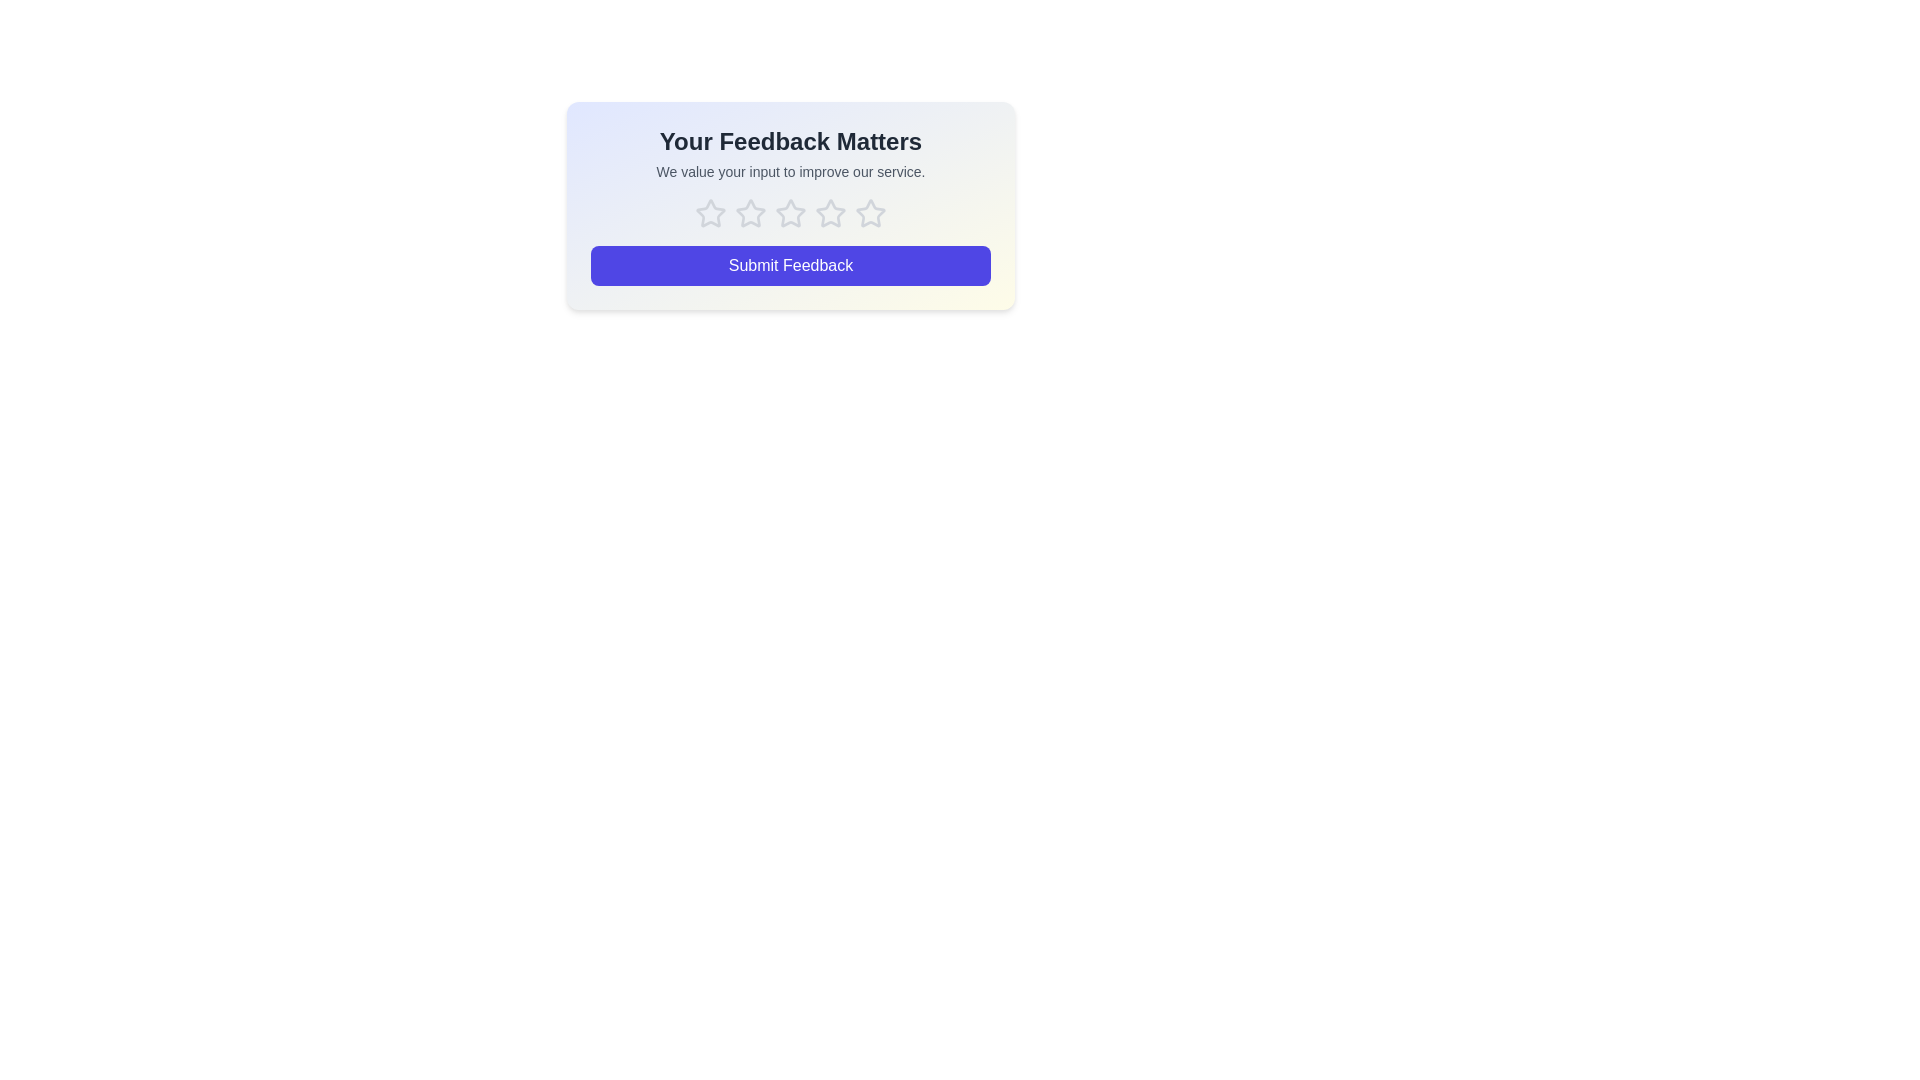 The image size is (1920, 1080). I want to click on the static text label that reads 'We value your input to improve our service.', which is located beneath the heading 'Your Feedback Matters' and above a row of star rating icons, so click(790, 171).